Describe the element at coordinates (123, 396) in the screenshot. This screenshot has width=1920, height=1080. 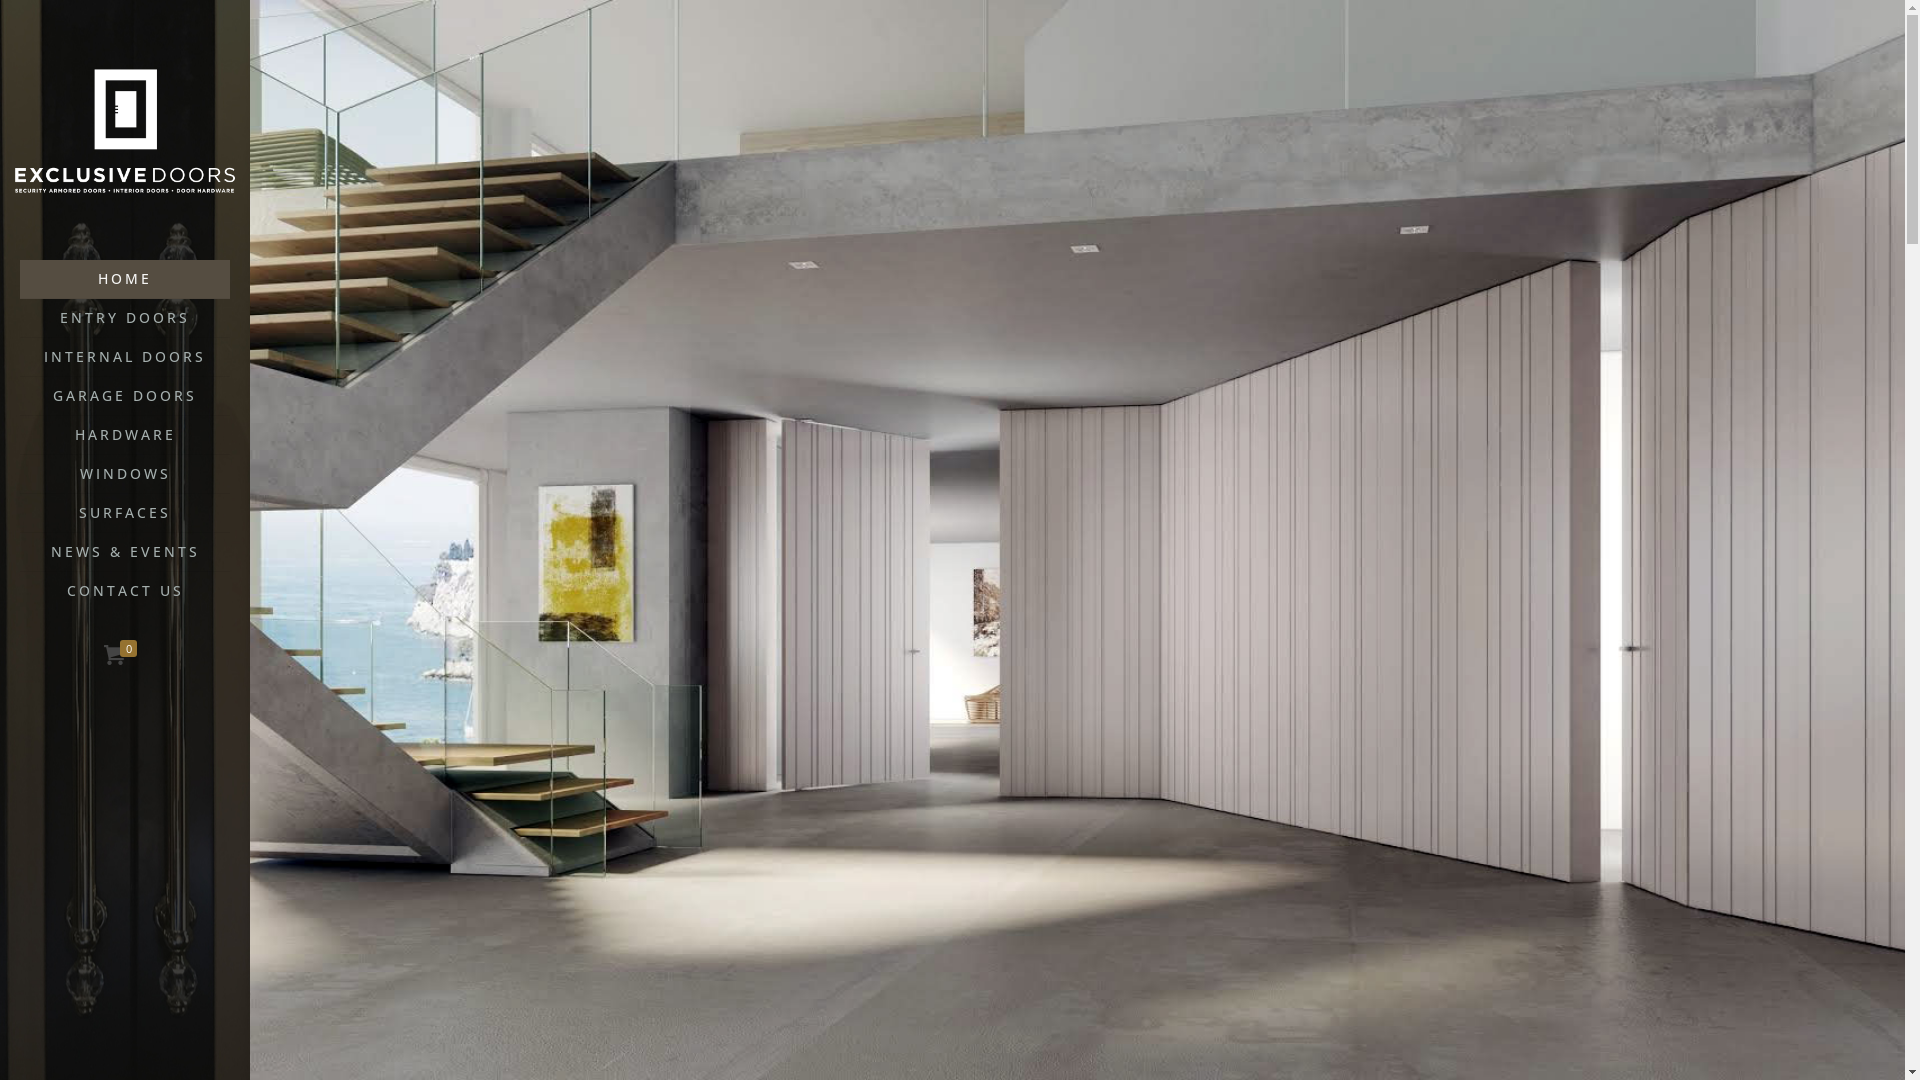
I see `'GARAGE DOORS'` at that location.